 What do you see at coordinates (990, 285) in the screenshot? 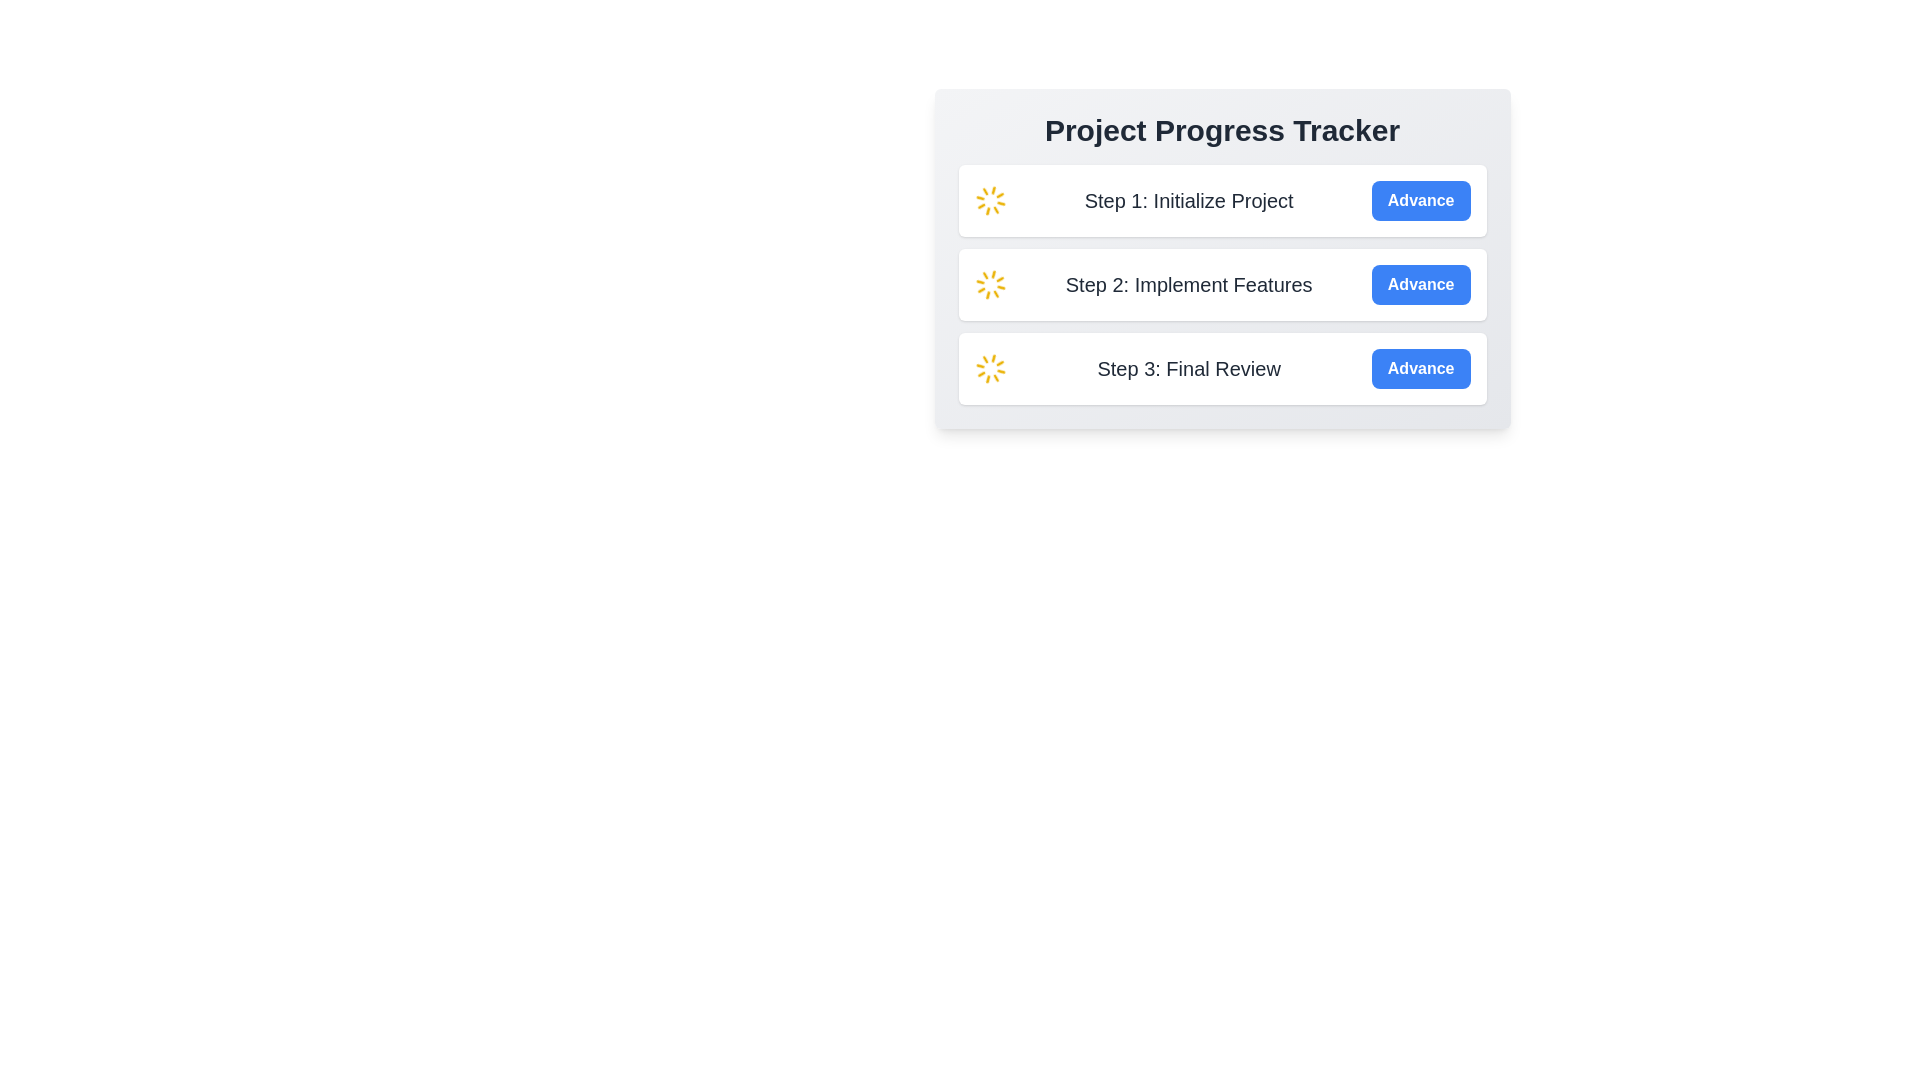
I see `the Loader Animation Icon located in the 'Step 2: Implement Features' section, which indicates the step's progress or an action being processed` at bounding box center [990, 285].